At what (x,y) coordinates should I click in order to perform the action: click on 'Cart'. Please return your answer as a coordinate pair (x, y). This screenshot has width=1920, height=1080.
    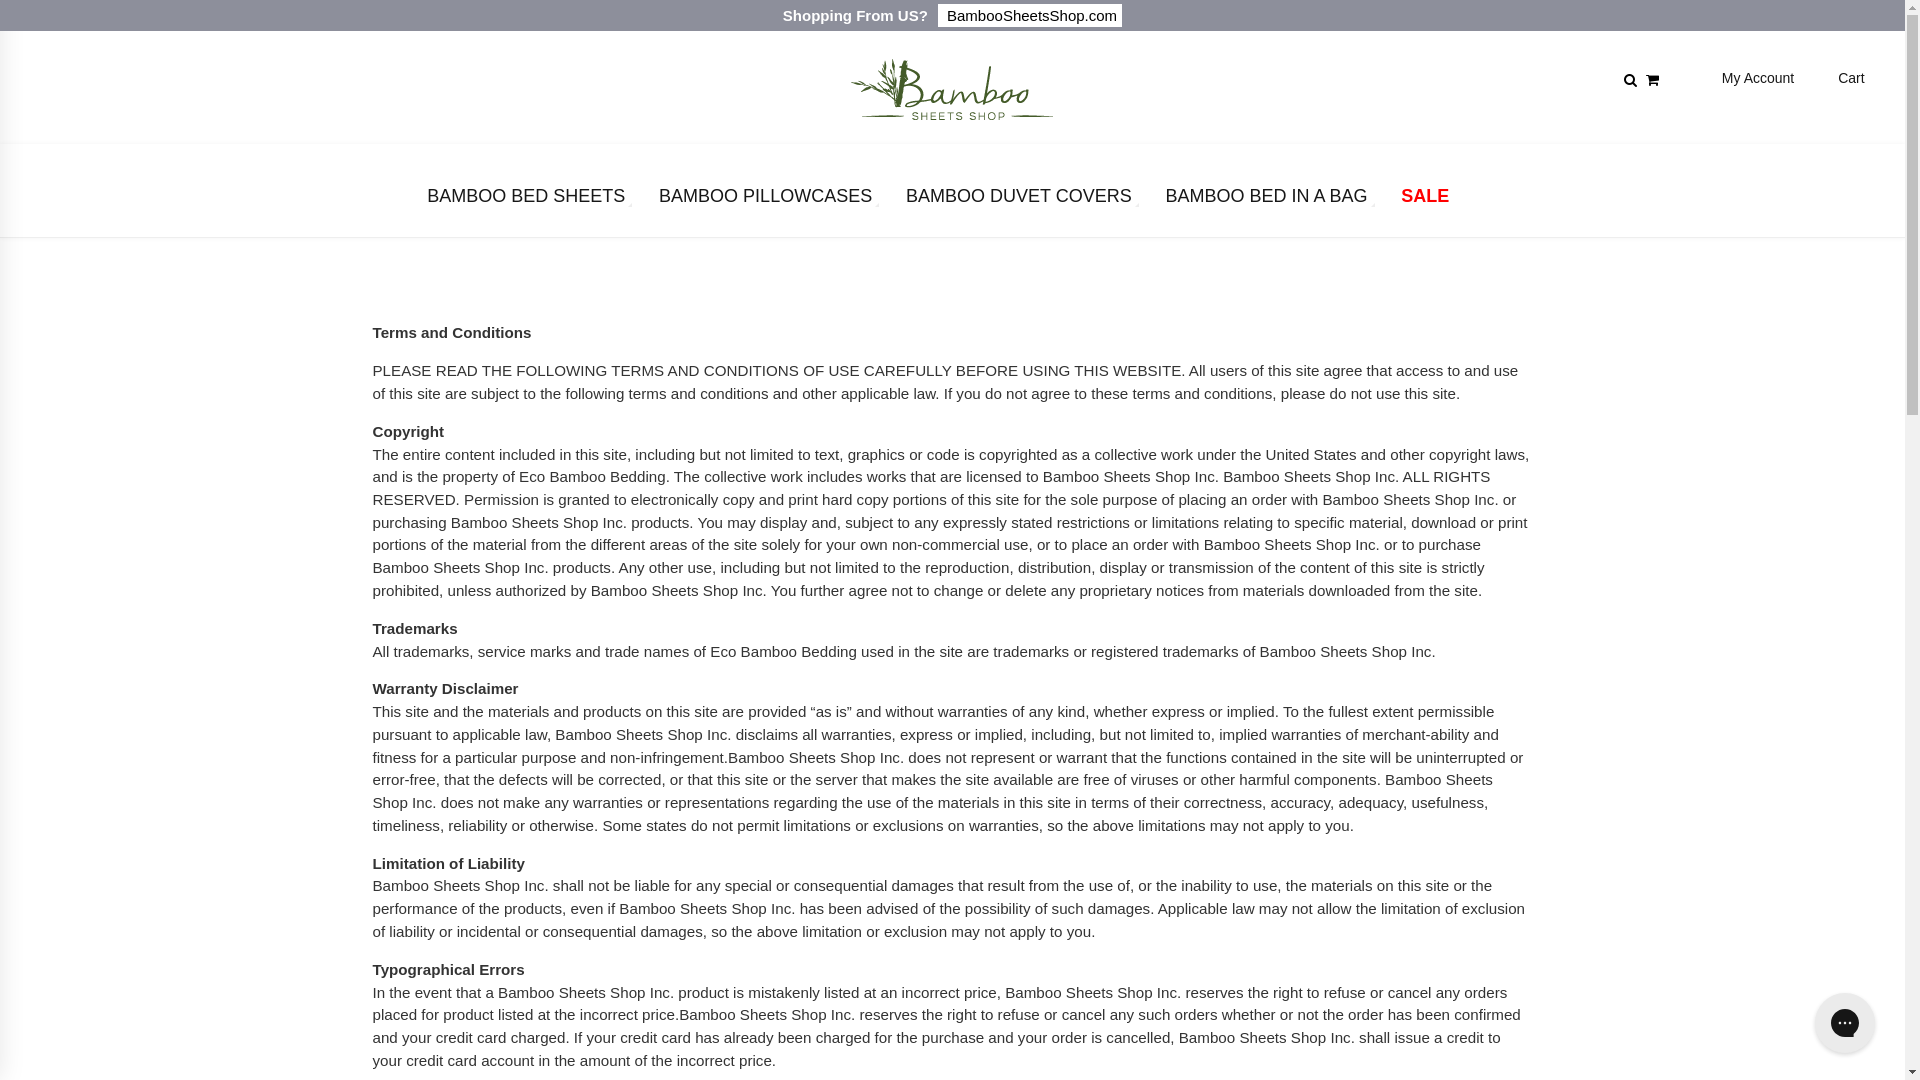
    Looking at the image, I should click on (1850, 76).